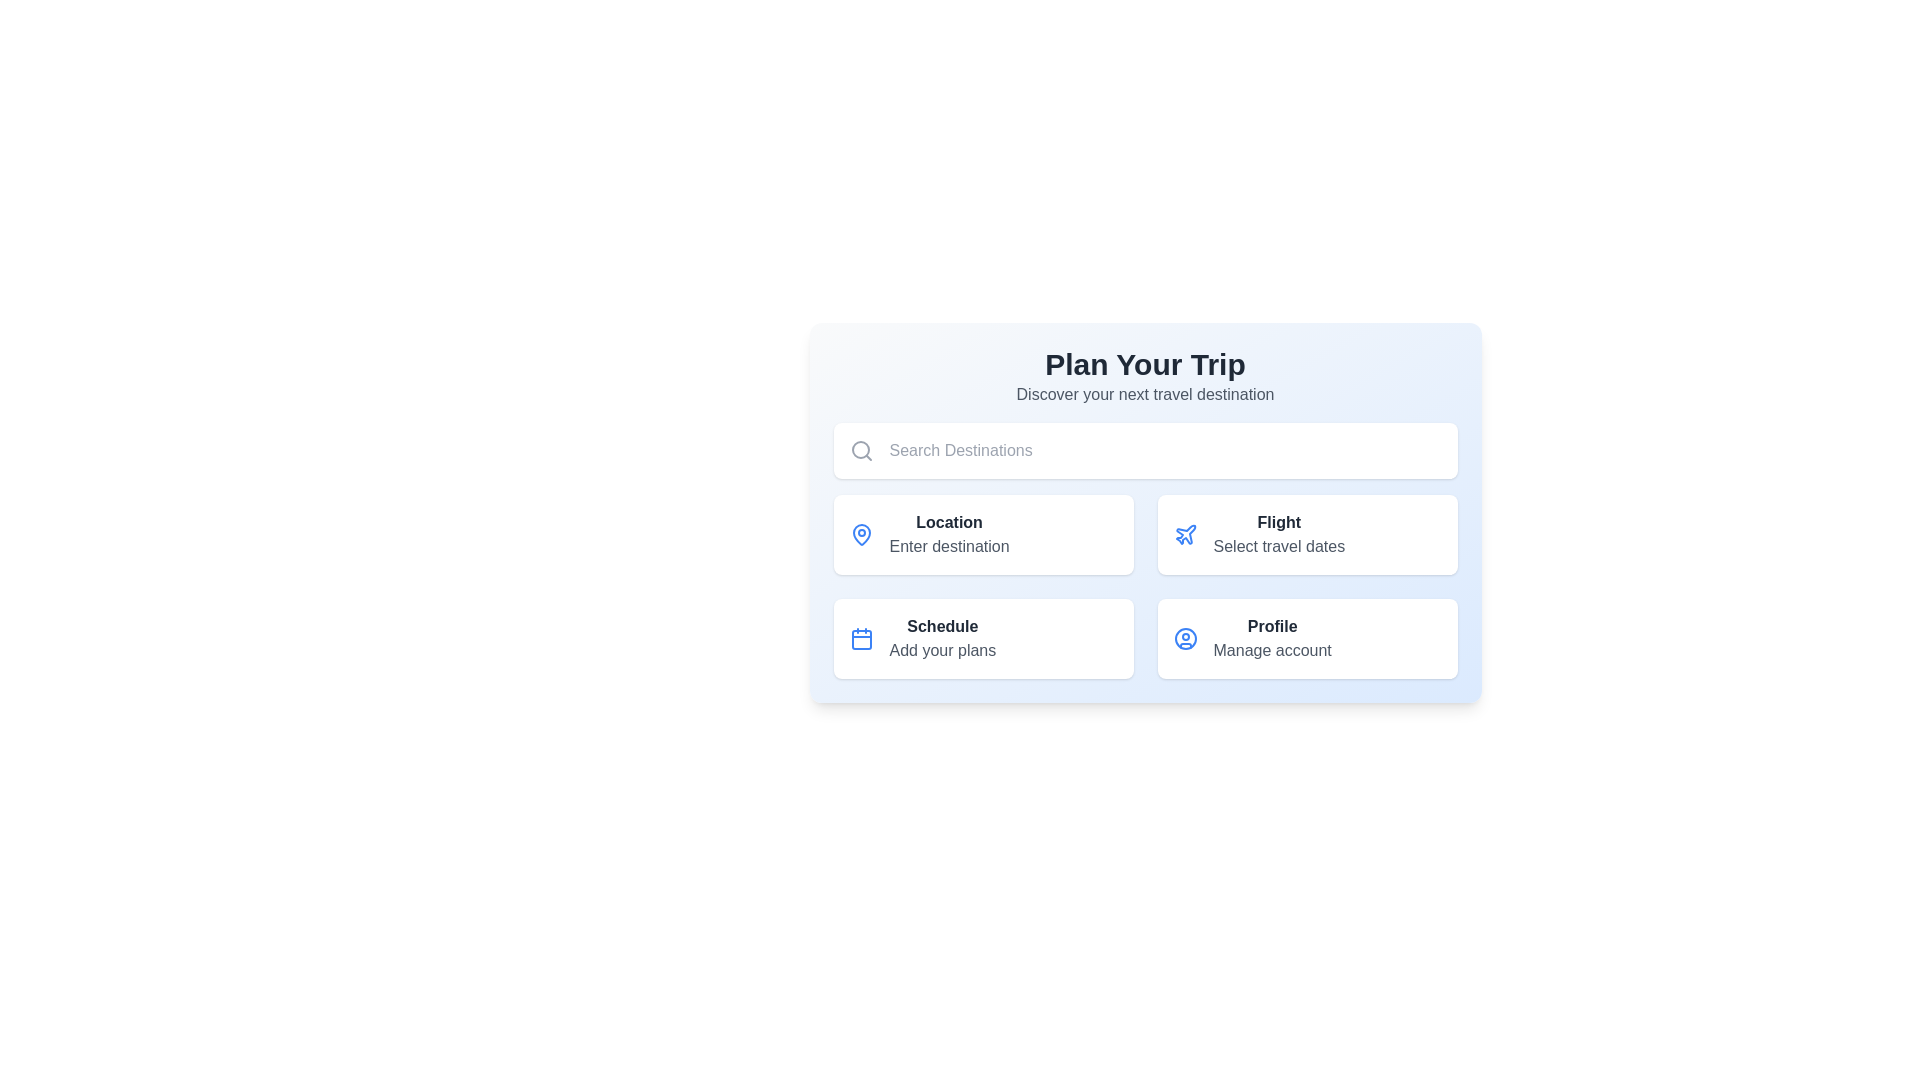  I want to click on the icon representing the 'Profile Manage account' section, located in the lower-right corner of the interface under 'Plan Your Trip', so click(1185, 639).